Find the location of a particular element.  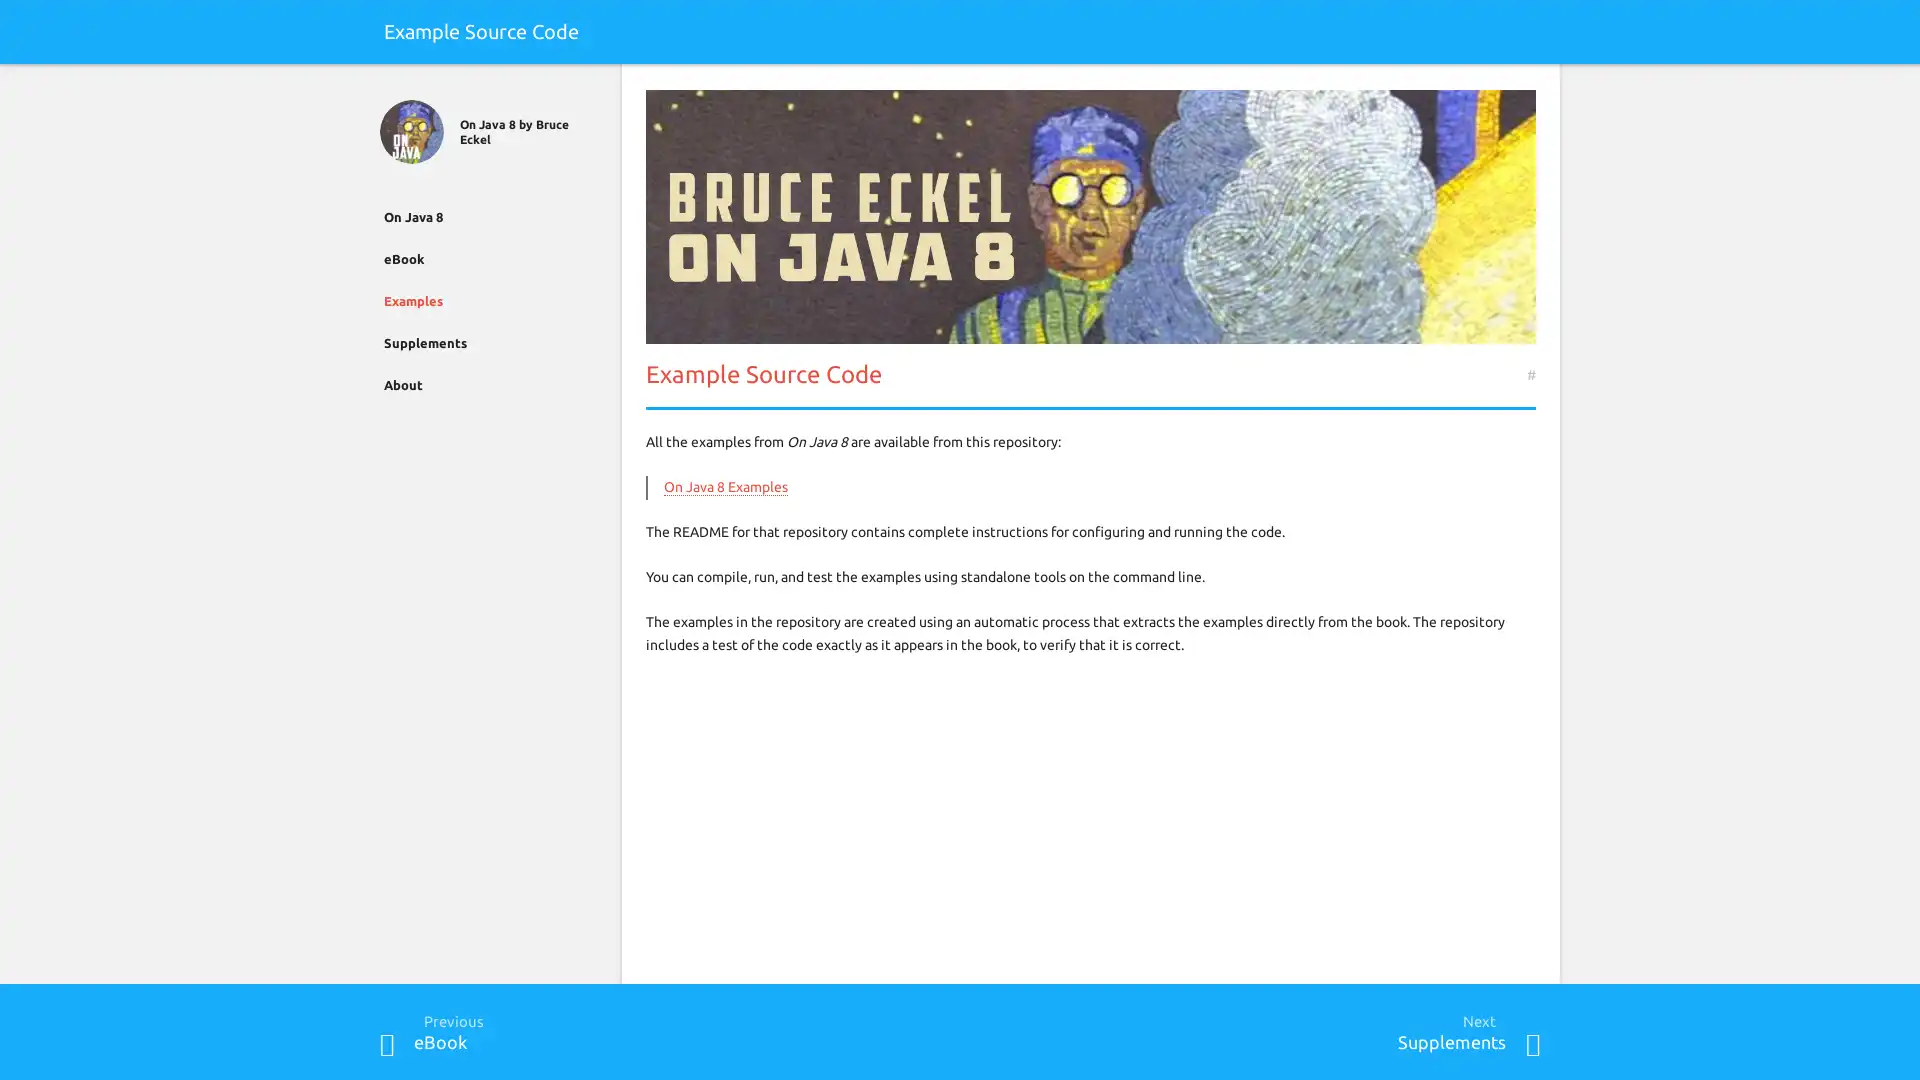

Search is located at coordinates (1531, 87).